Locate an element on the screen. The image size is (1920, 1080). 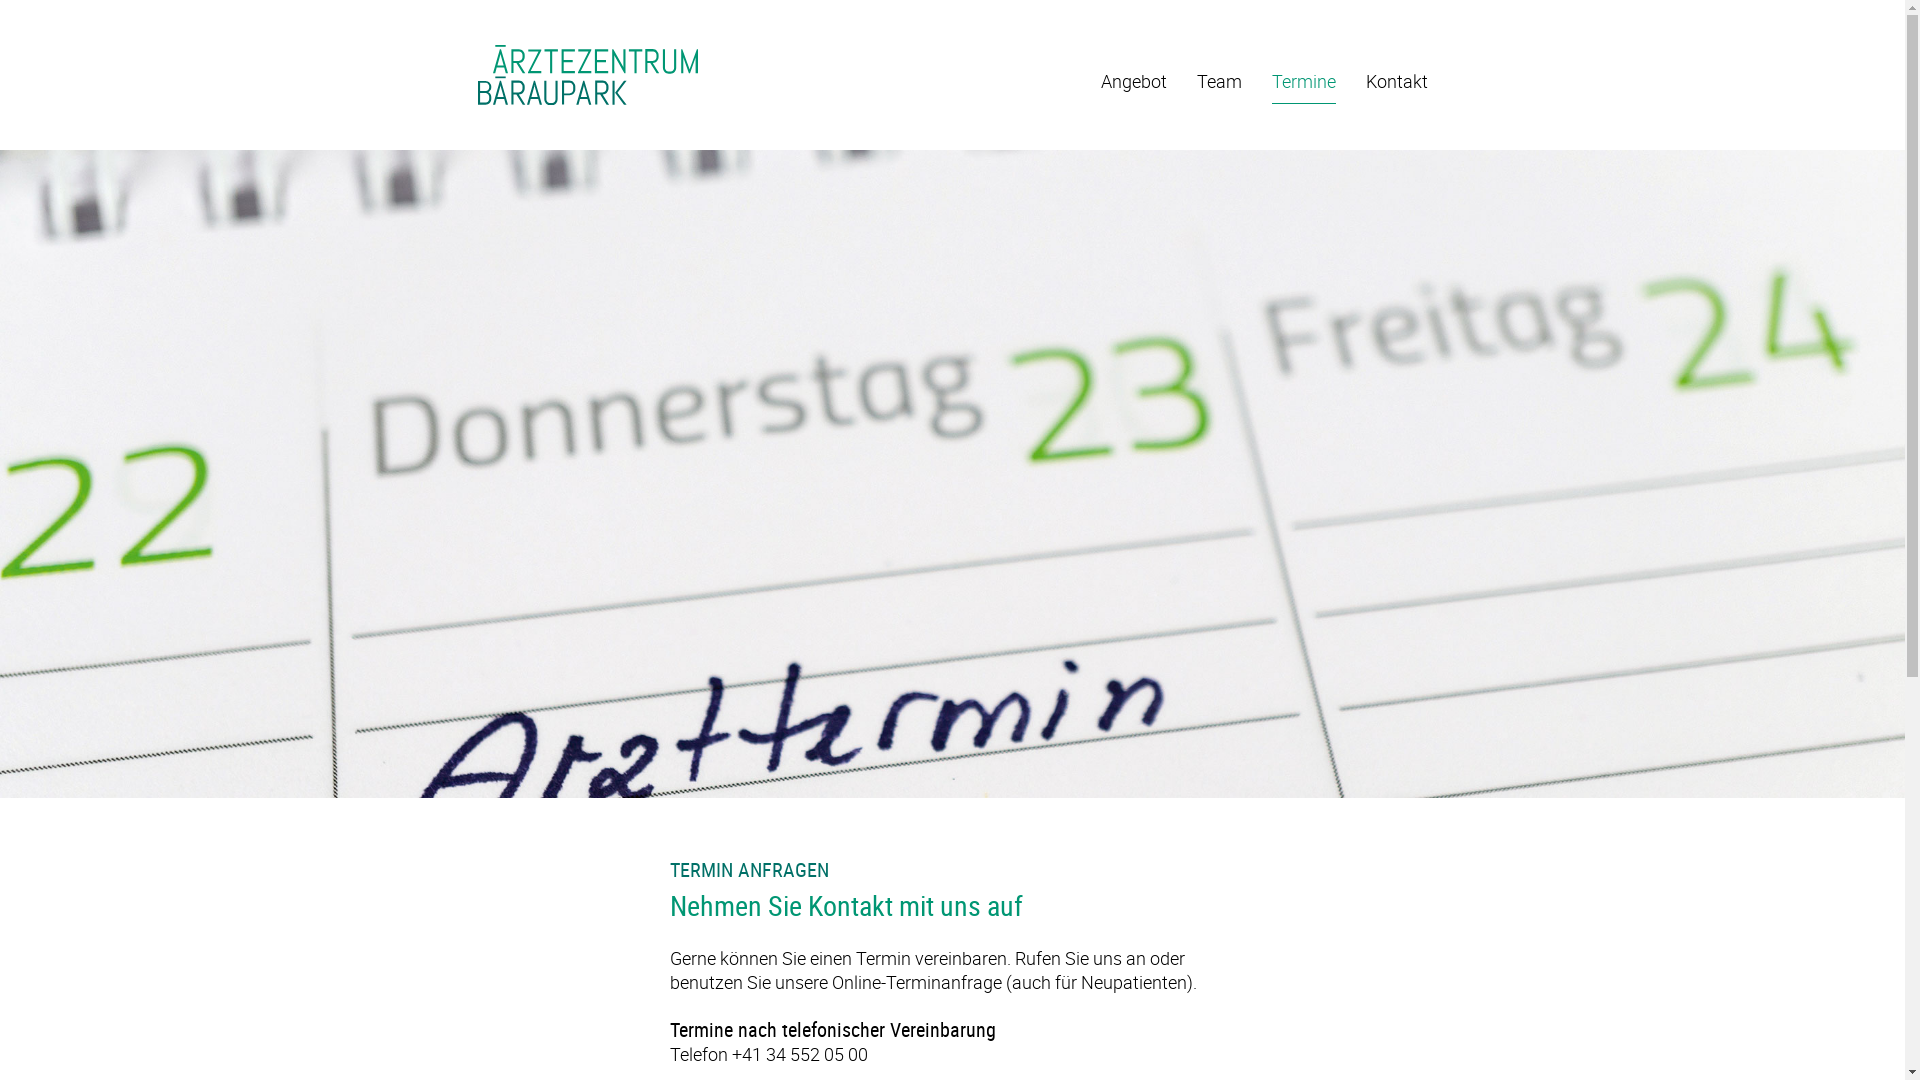
'Termine' is located at coordinates (1304, 85).